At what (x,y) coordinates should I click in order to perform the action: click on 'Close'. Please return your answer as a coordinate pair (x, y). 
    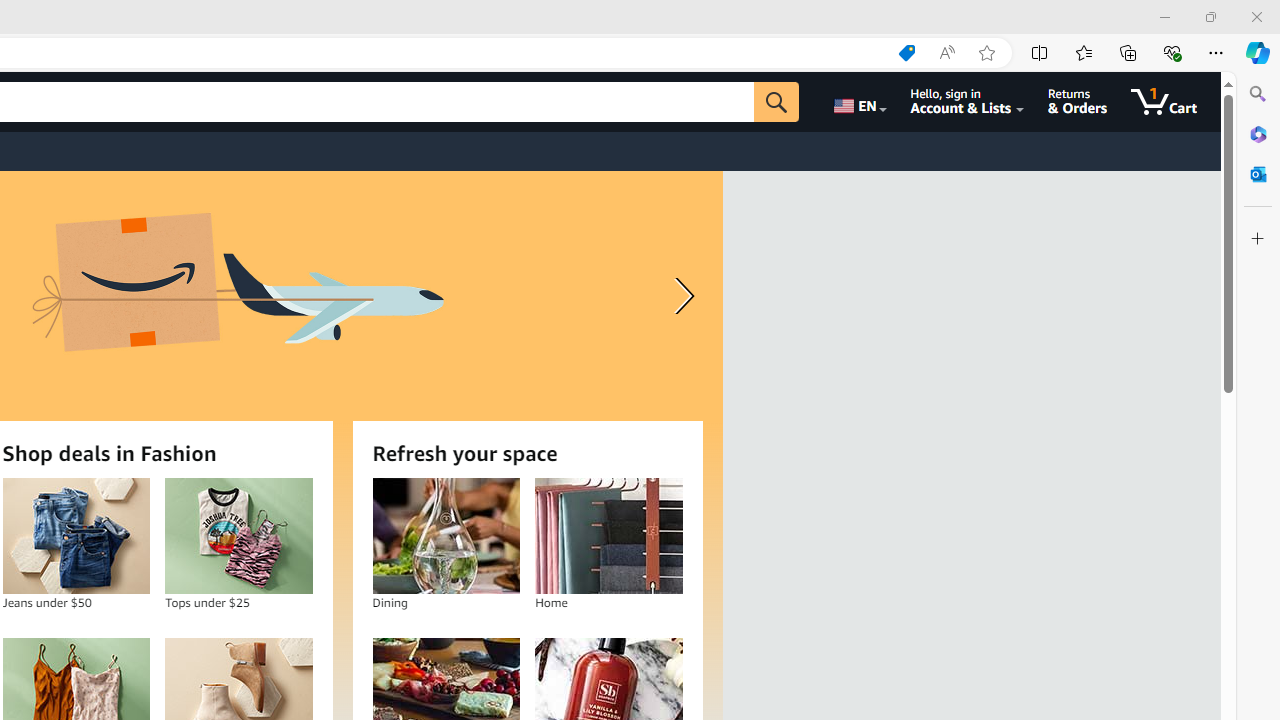
    Looking at the image, I should click on (1255, 16).